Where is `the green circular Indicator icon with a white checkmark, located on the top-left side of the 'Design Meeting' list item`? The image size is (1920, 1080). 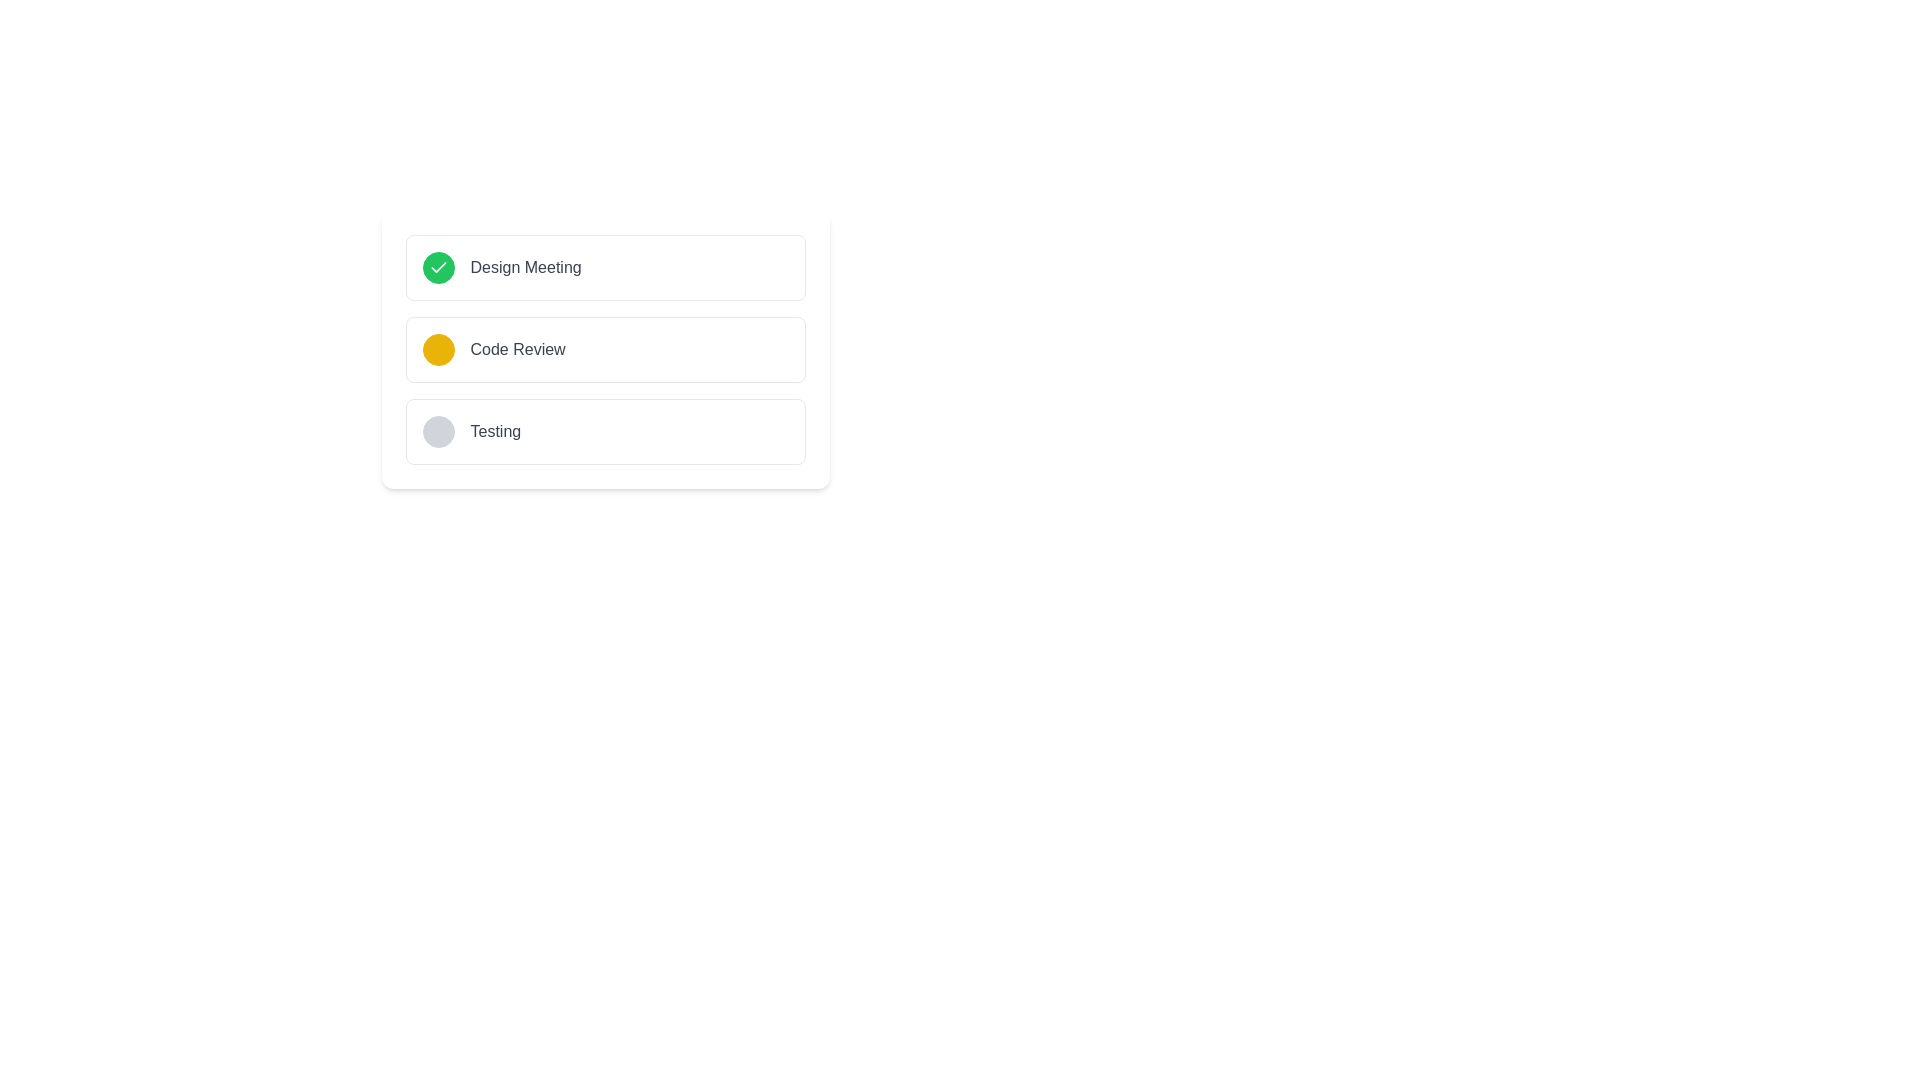
the green circular Indicator icon with a white checkmark, located on the top-left side of the 'Design Meeting' list item is located at coordinates (437, 266).